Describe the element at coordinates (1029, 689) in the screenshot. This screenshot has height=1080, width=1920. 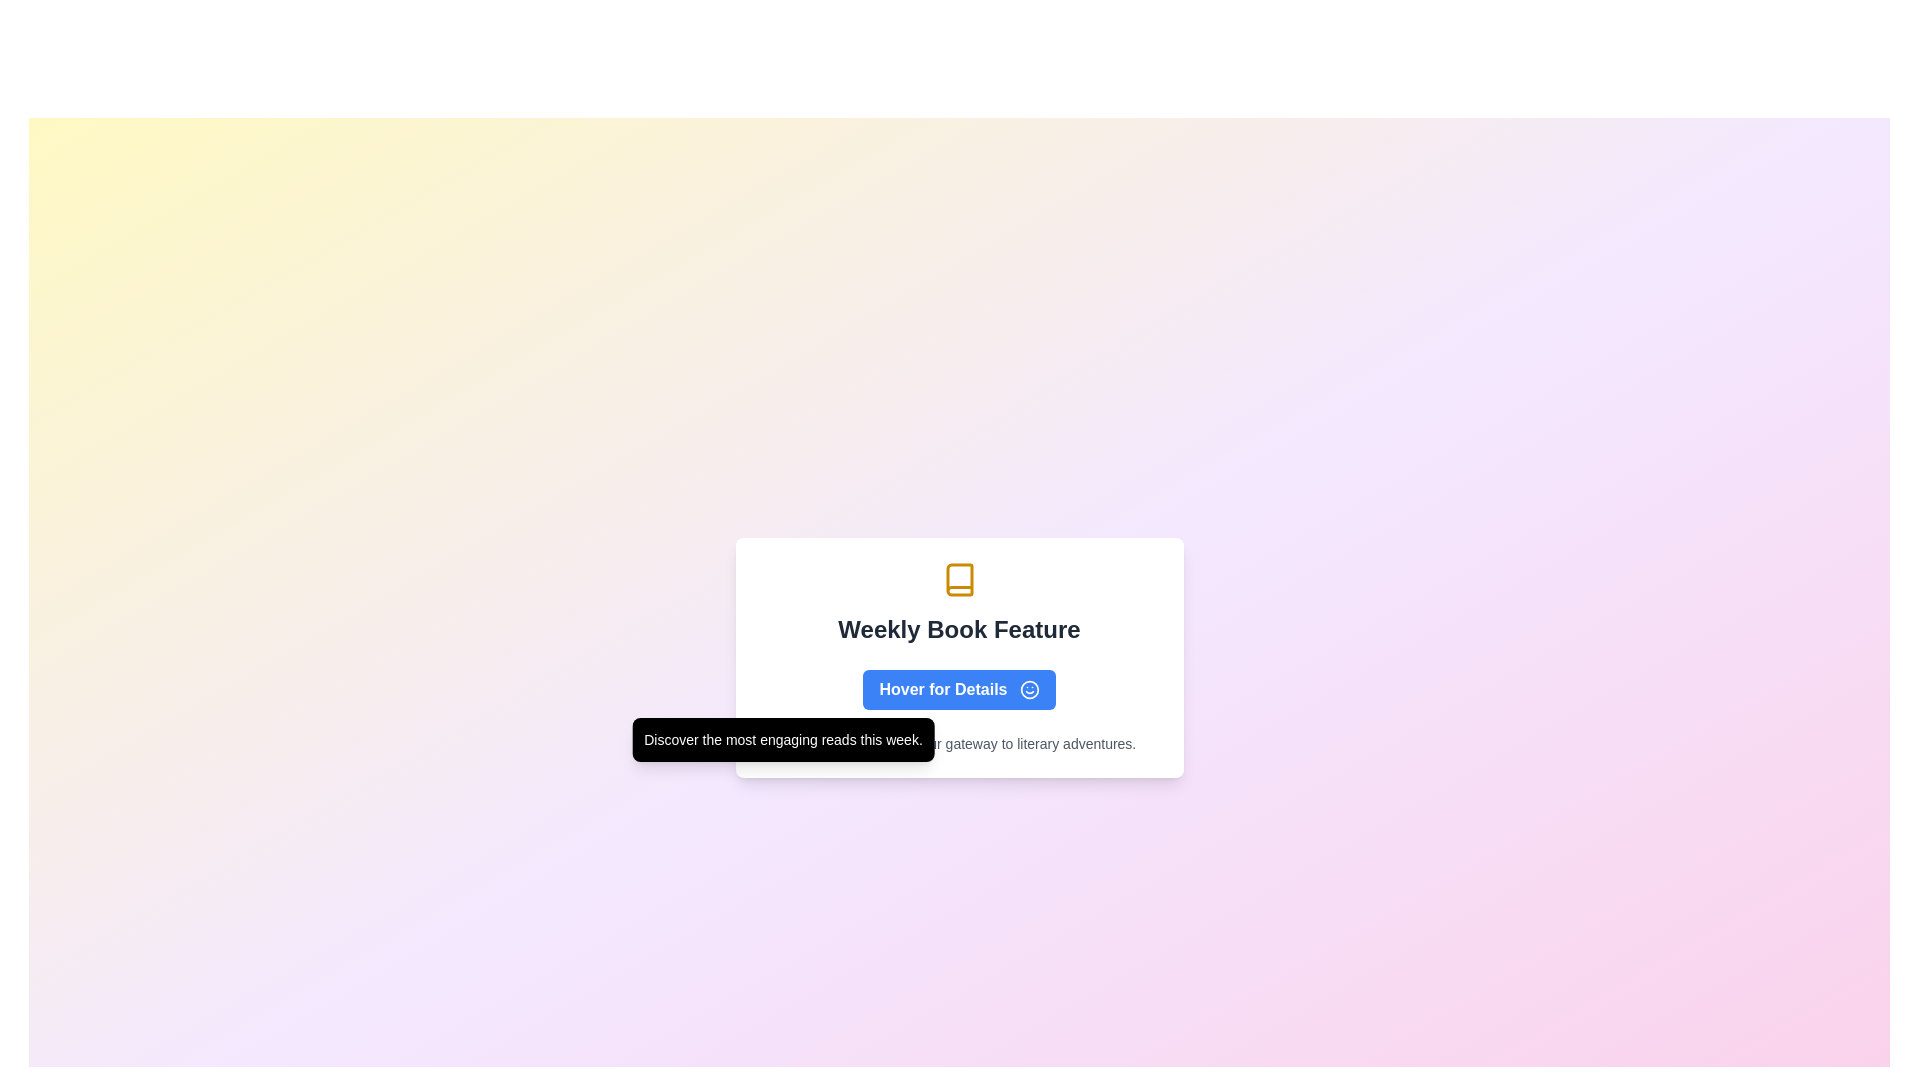
I see `the outermost circular shape of the smiley face icon, which is located to the right of the 'Hover for Details' button` at that location.